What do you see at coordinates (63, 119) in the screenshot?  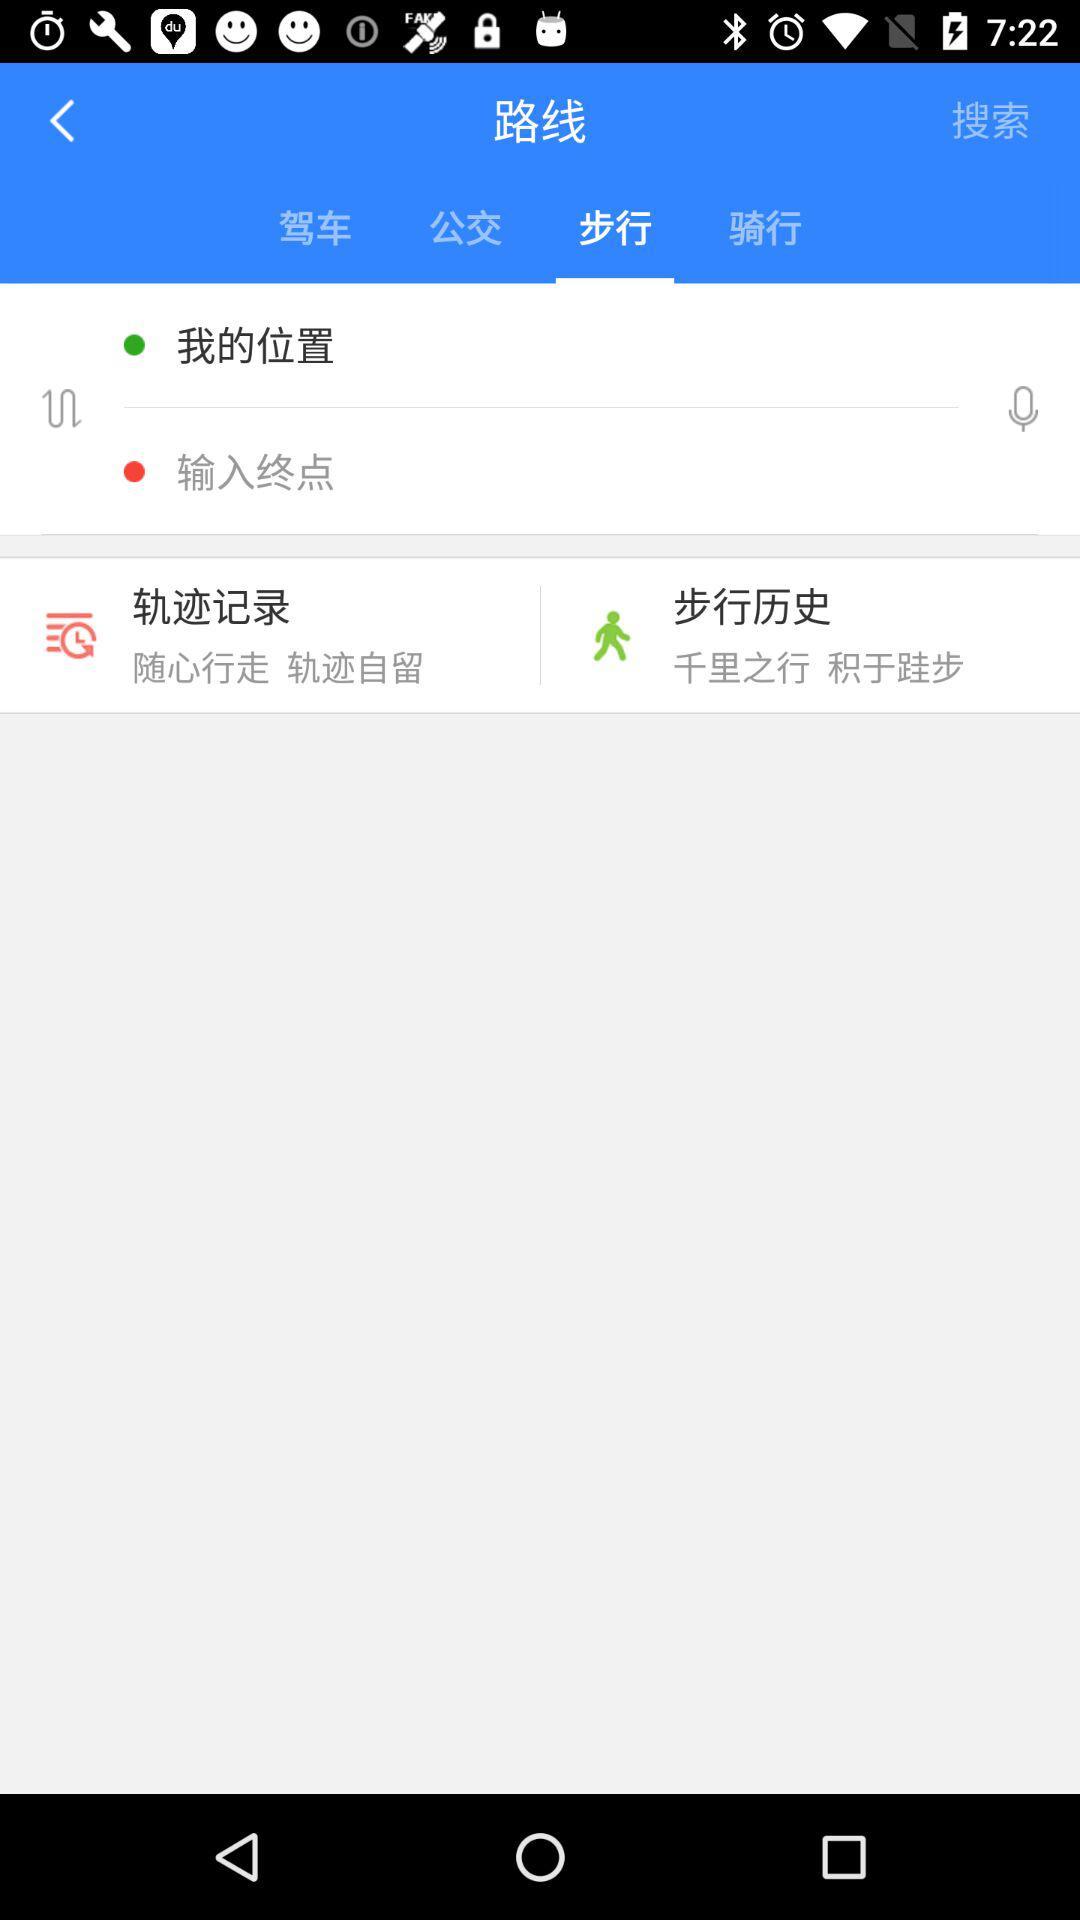 I see `the arrow_backward icon` at bounding box center [63, 119].